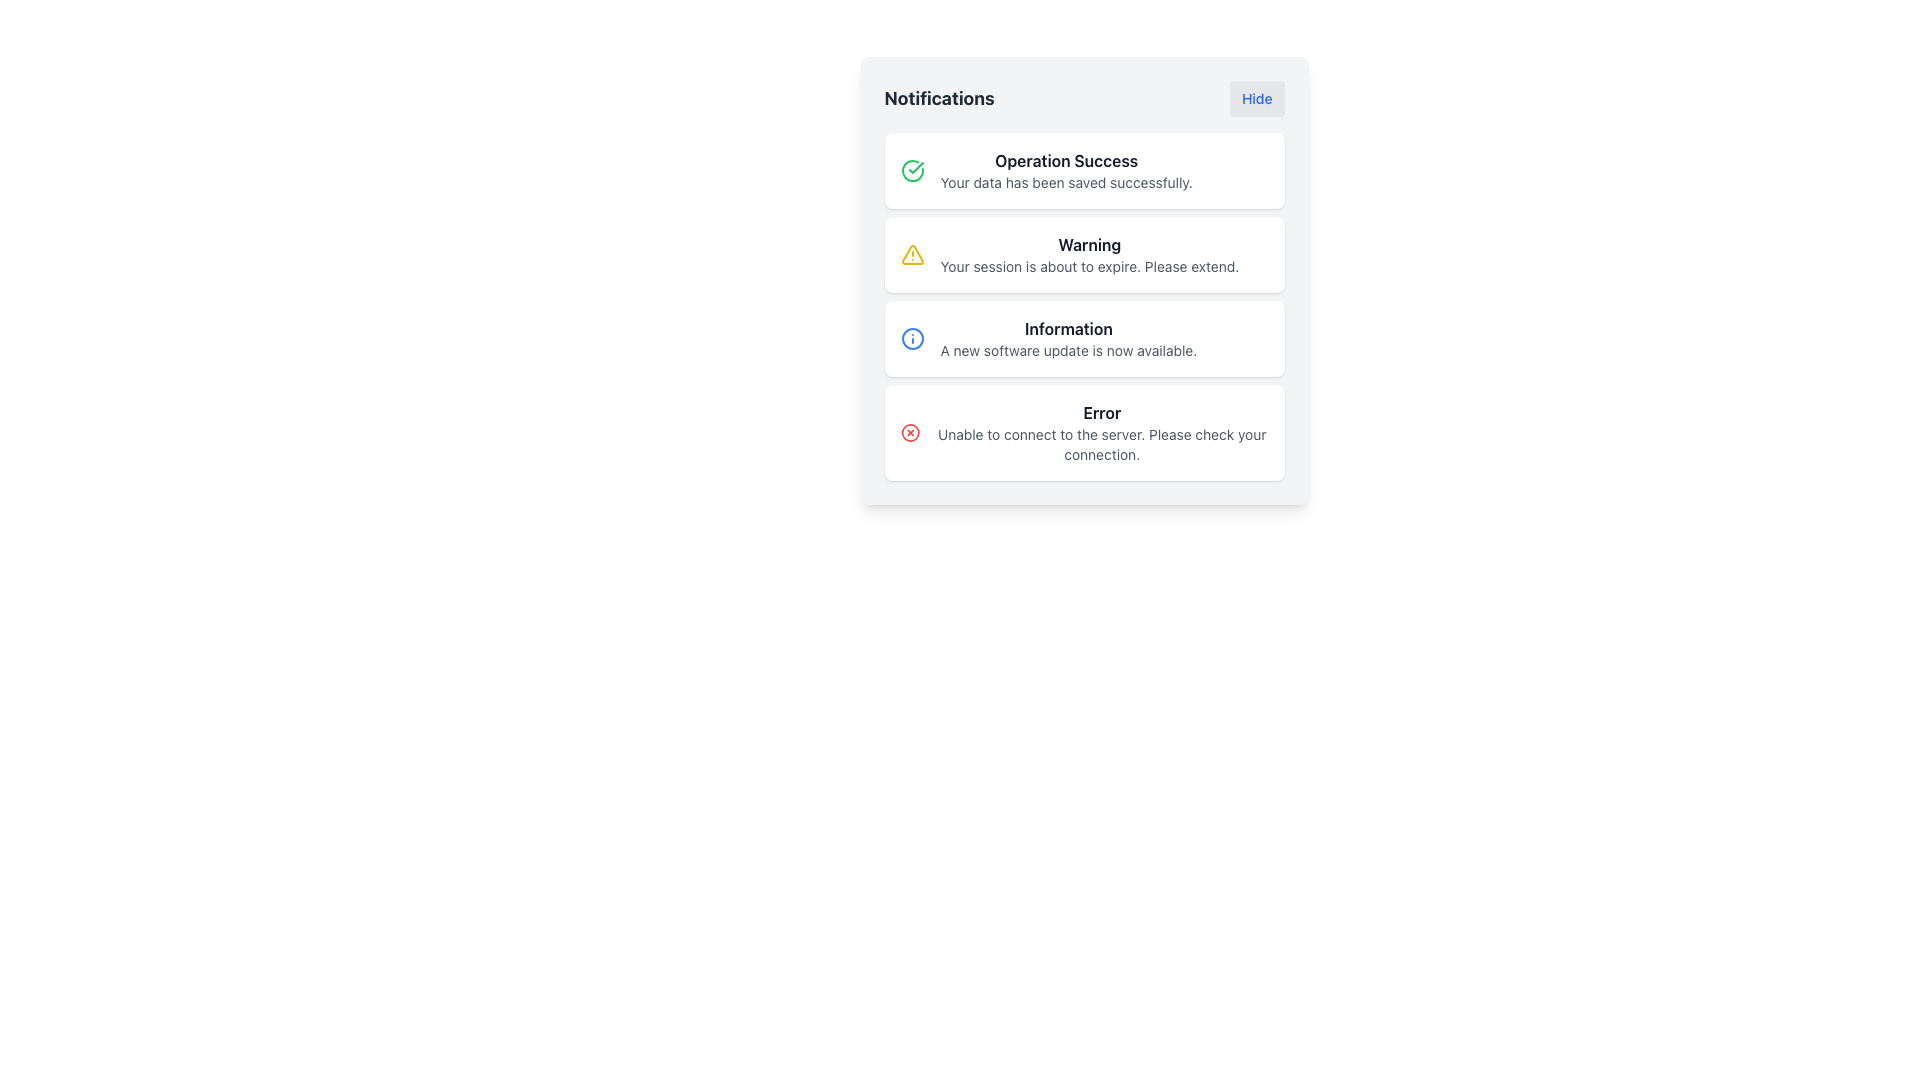  I want to click on alert text from the Notification Alert that contains a yellow warning triangle icon on the left, with the bold text 'Warning' and the smaller gray text 'Your session is about to expire. Please extend.', so click(1083, 253).